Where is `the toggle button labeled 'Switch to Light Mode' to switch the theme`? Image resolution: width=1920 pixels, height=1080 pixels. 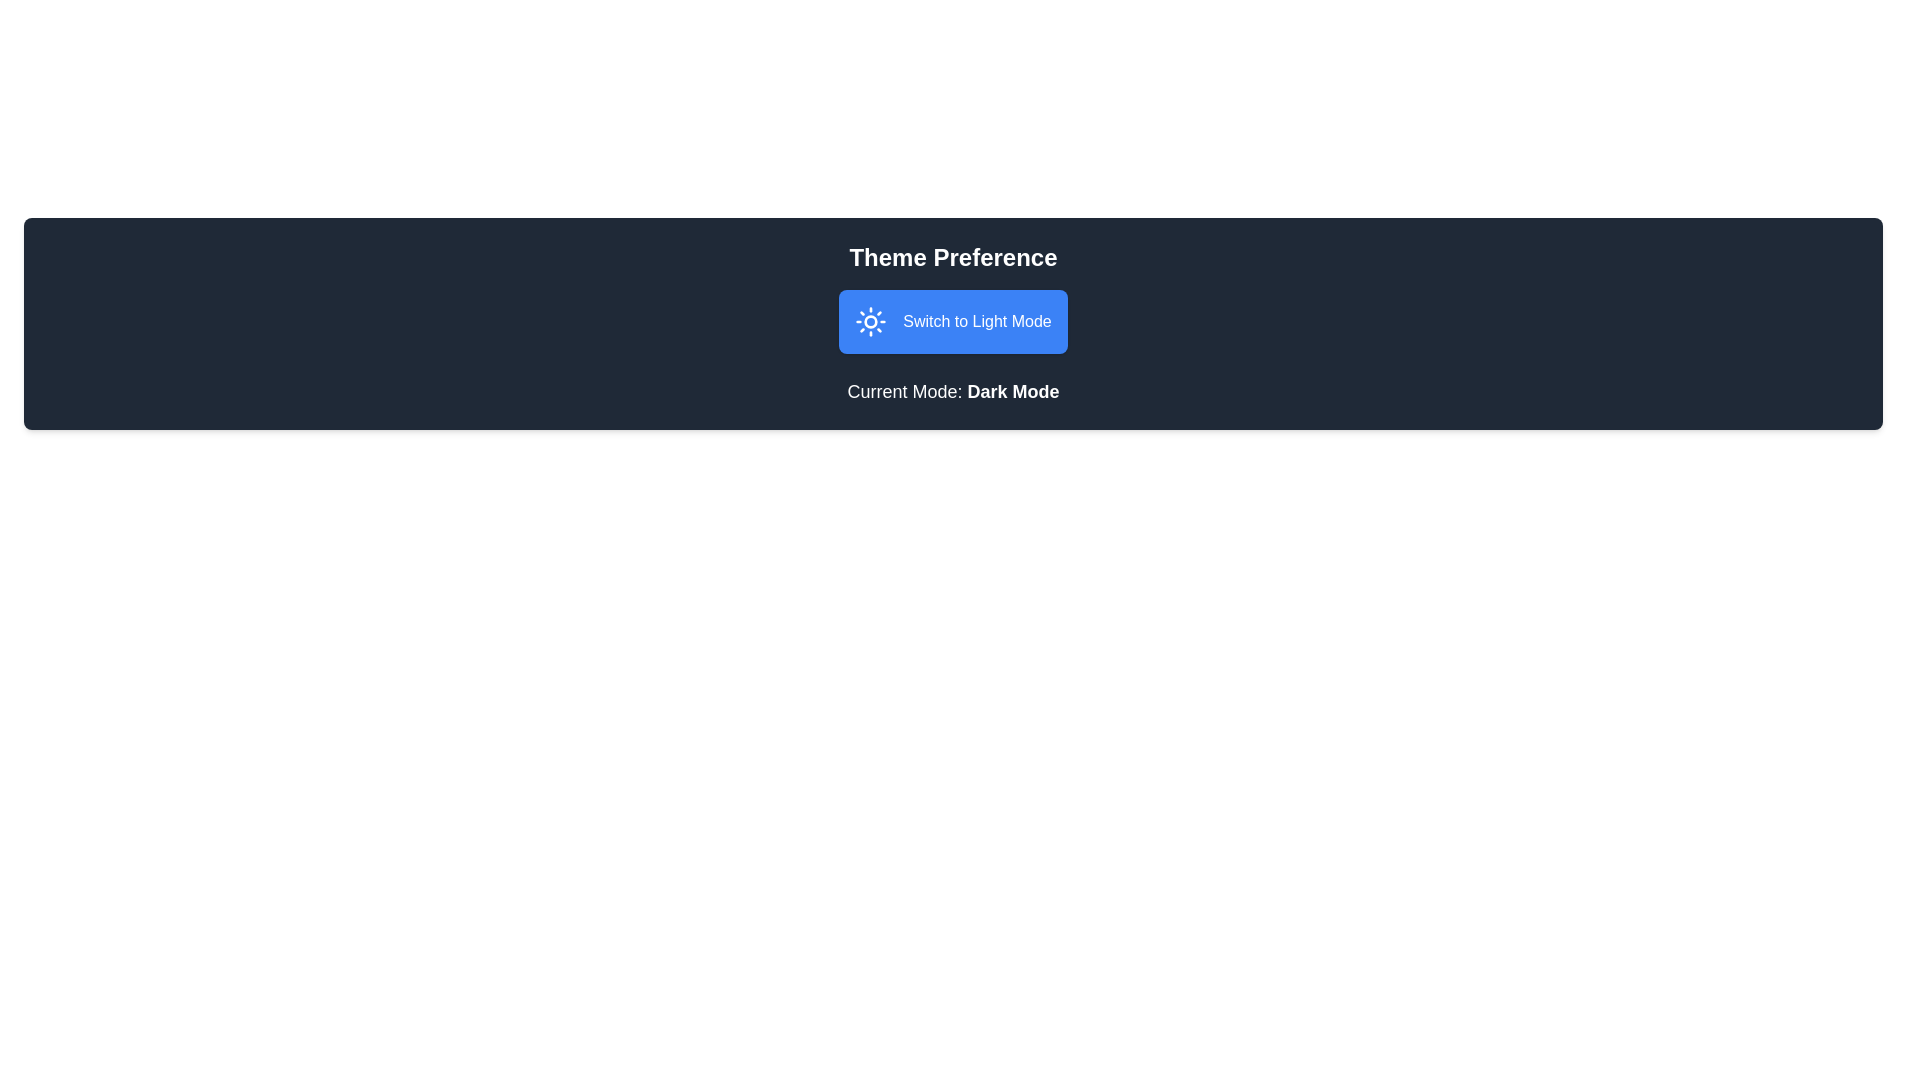 the toggle button labeled 'Switch to Light Mode' to switch the theme is located at coordinates (952, 320).